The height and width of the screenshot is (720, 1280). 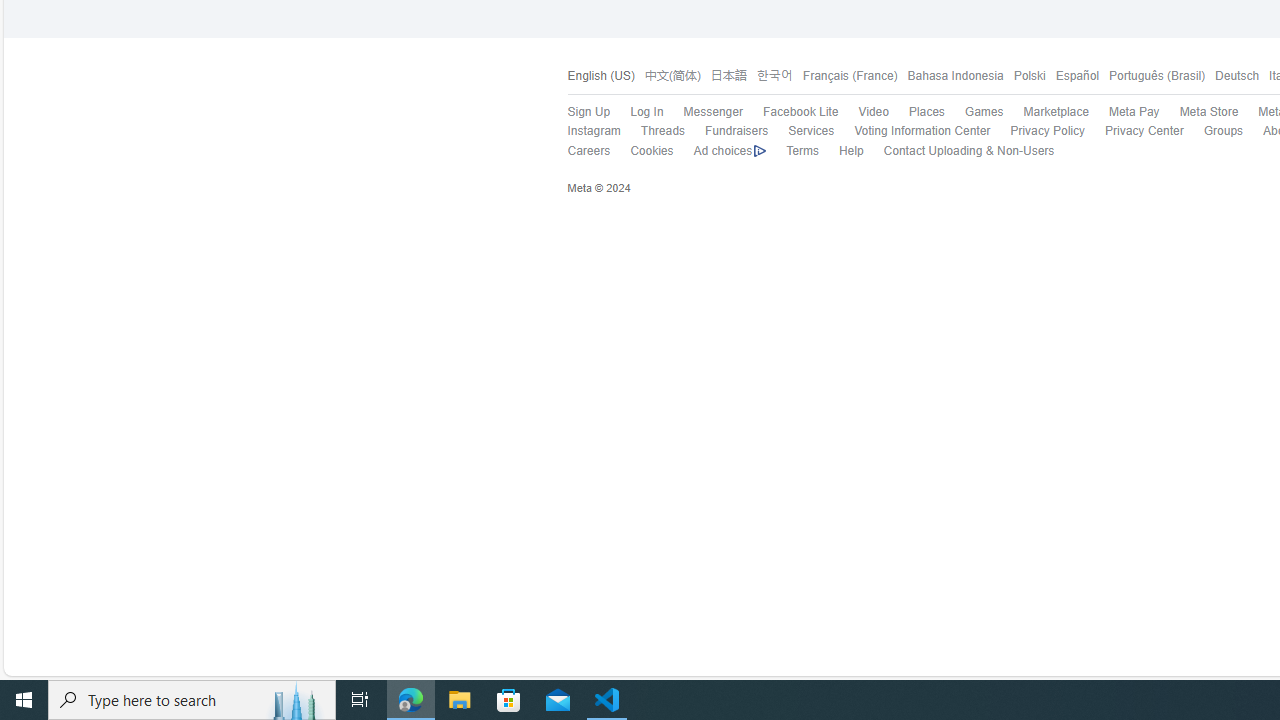 What do you see at coordinates (582, 131) in the screenshot?
I see `'Instagram'` at bounding box center [582, 131].